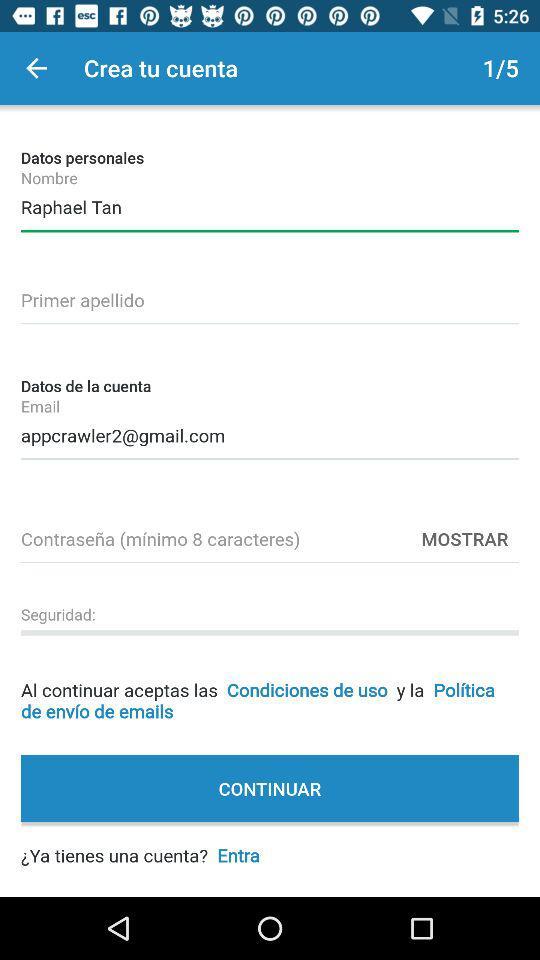 The image size is (540, 960). What do you see at coordinates (139, 843) in the screenshot?
I see `item below continuar` at bounding box center [139, 843].